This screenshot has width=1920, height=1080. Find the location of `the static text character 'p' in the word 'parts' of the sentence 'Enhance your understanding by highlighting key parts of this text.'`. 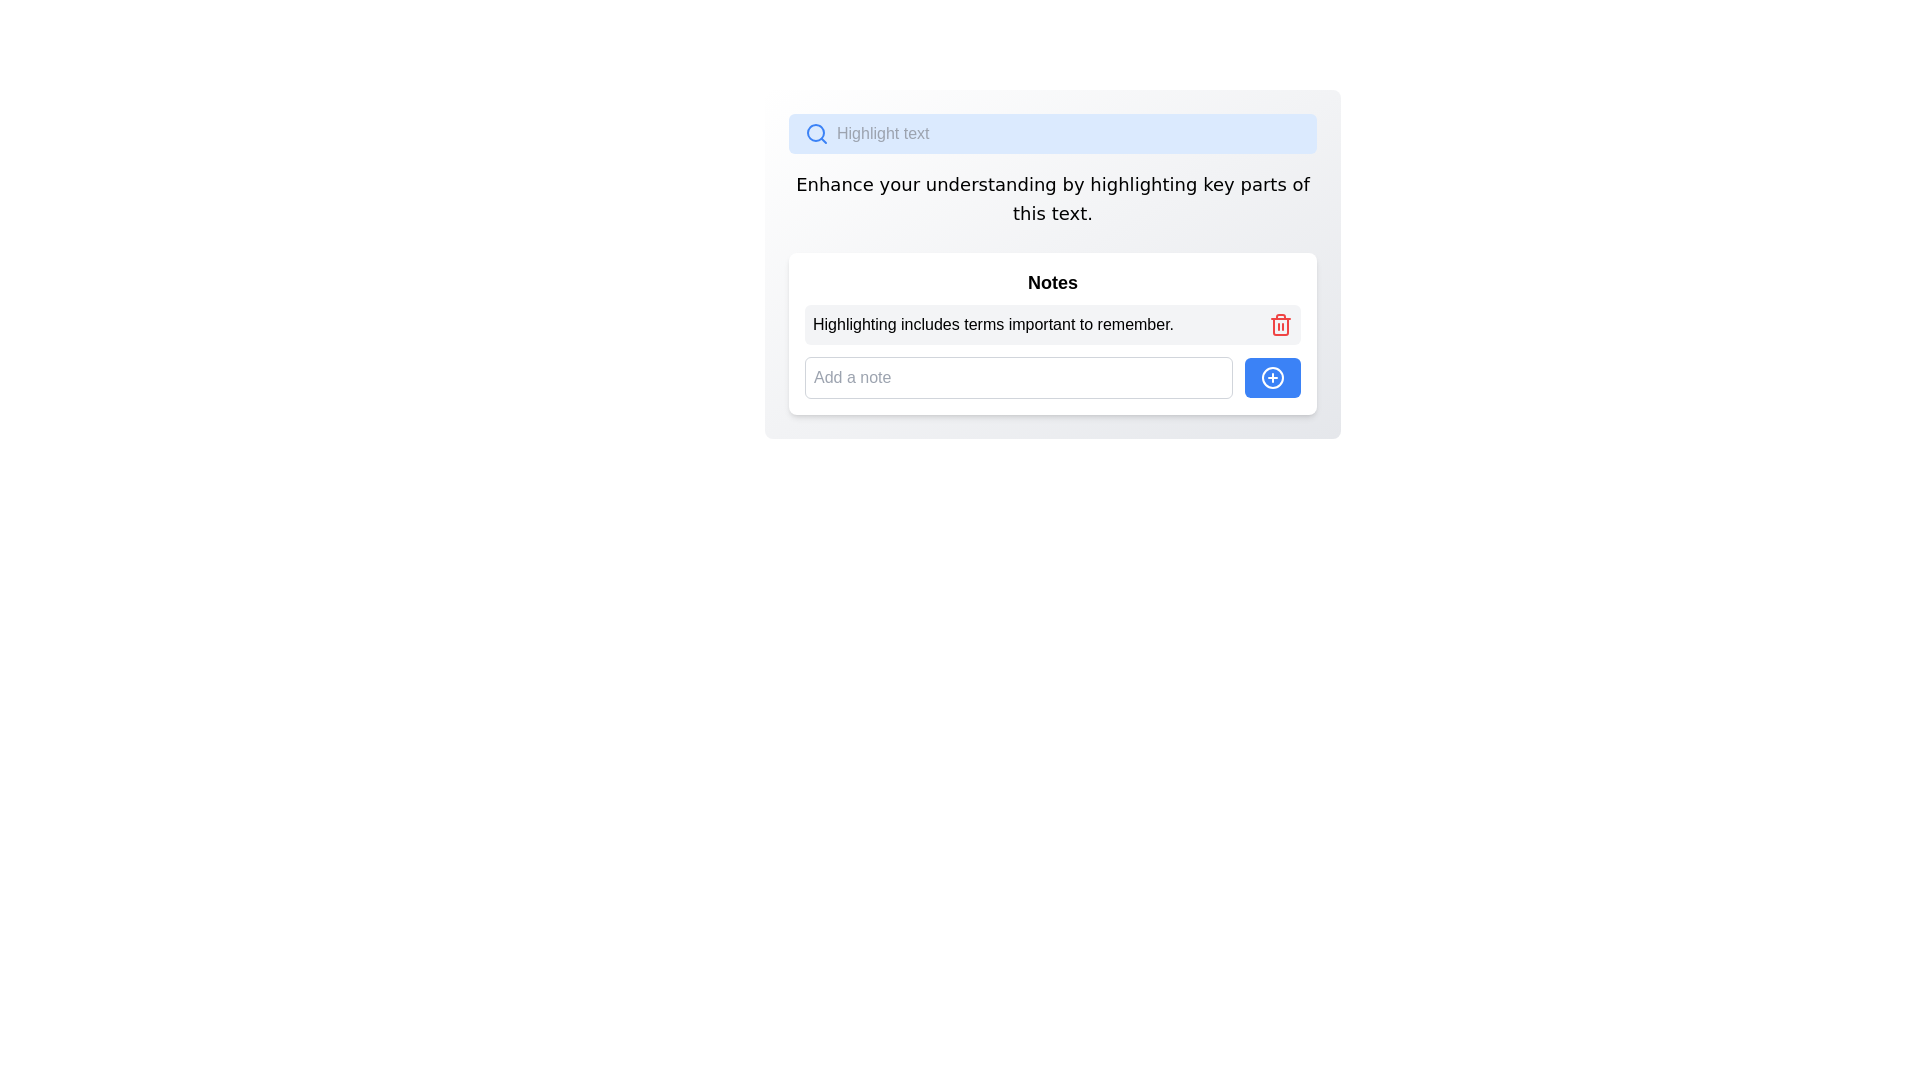

the static text character 'p' in the word 'parts' of the sentence 'Enhance your understanding by highlighting key parts of this text.' is located at coordinates (1256, 184).